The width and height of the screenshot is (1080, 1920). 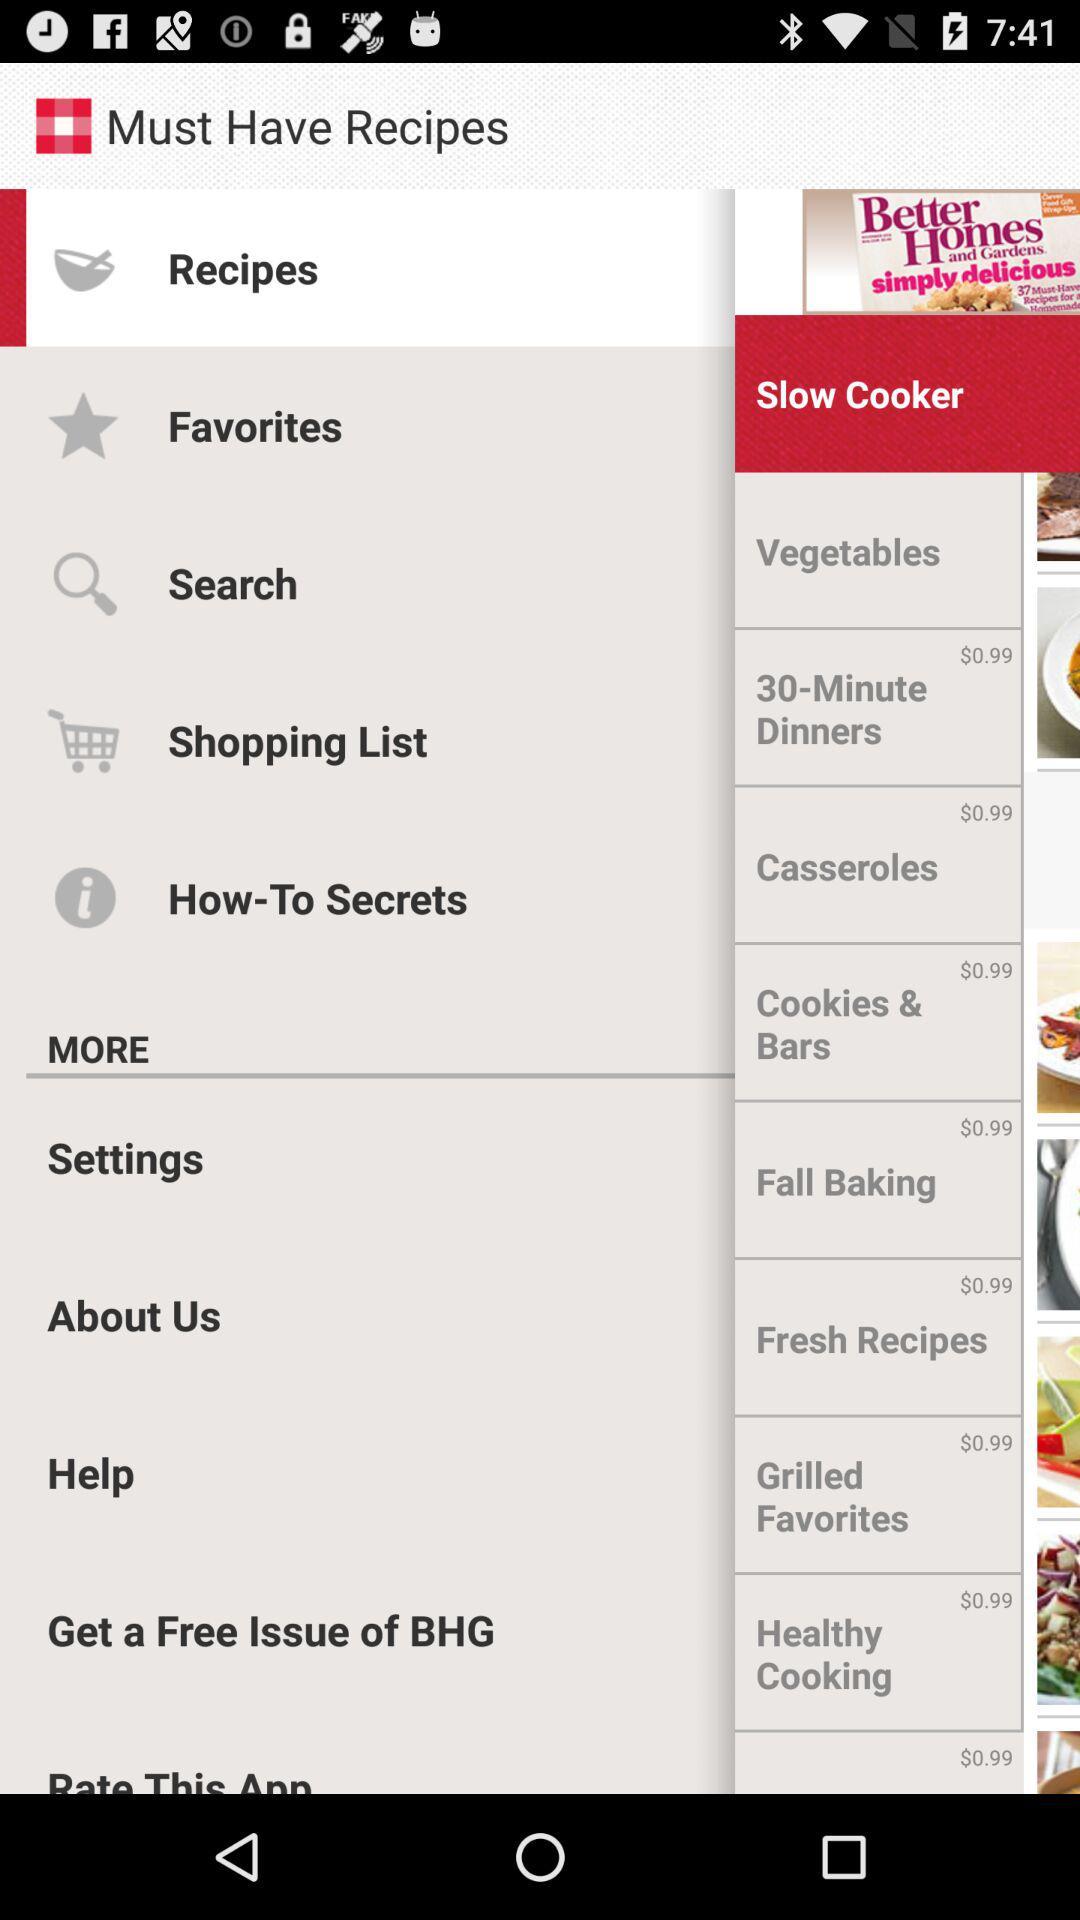 I want to click on the item to the left of the $0.99 item, so click(x=825, y=1763).